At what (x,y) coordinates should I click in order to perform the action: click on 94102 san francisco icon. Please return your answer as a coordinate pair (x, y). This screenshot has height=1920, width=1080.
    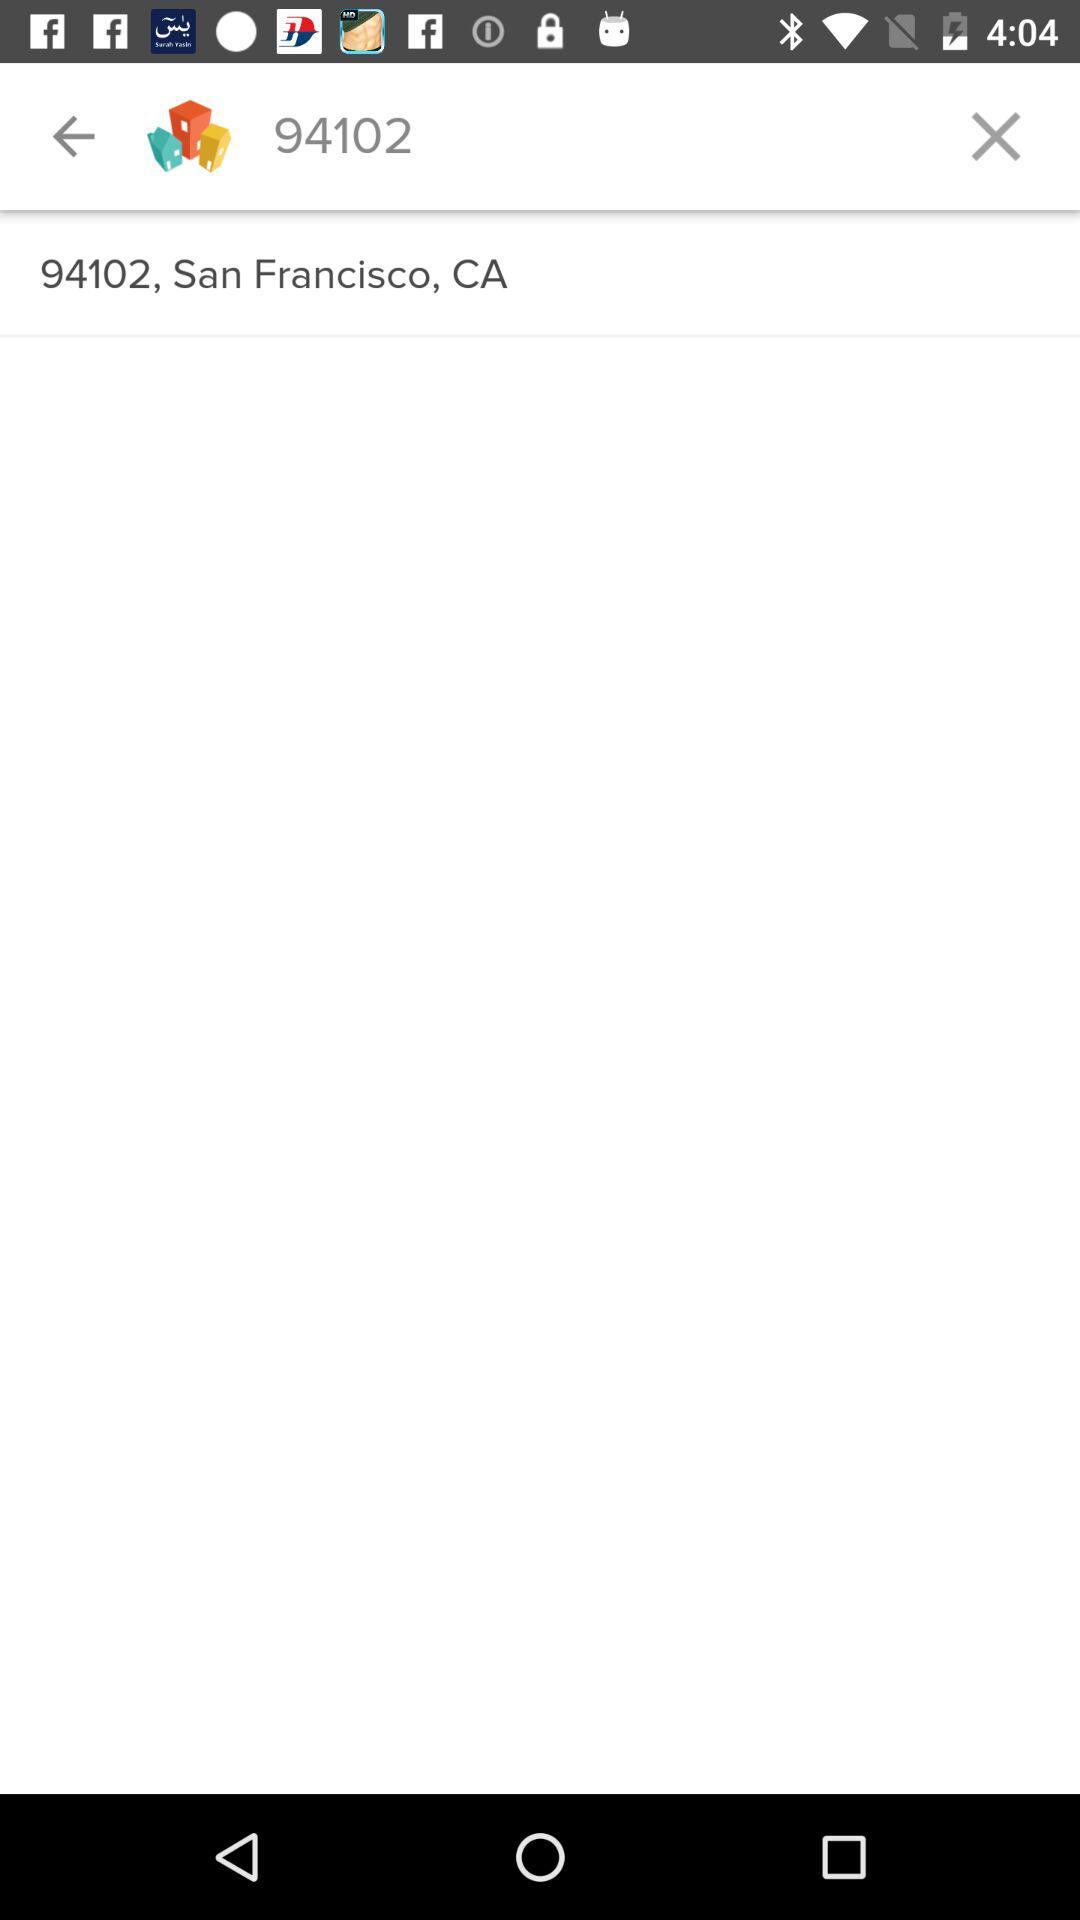
    Looking at the image, I should click on (540, 274).